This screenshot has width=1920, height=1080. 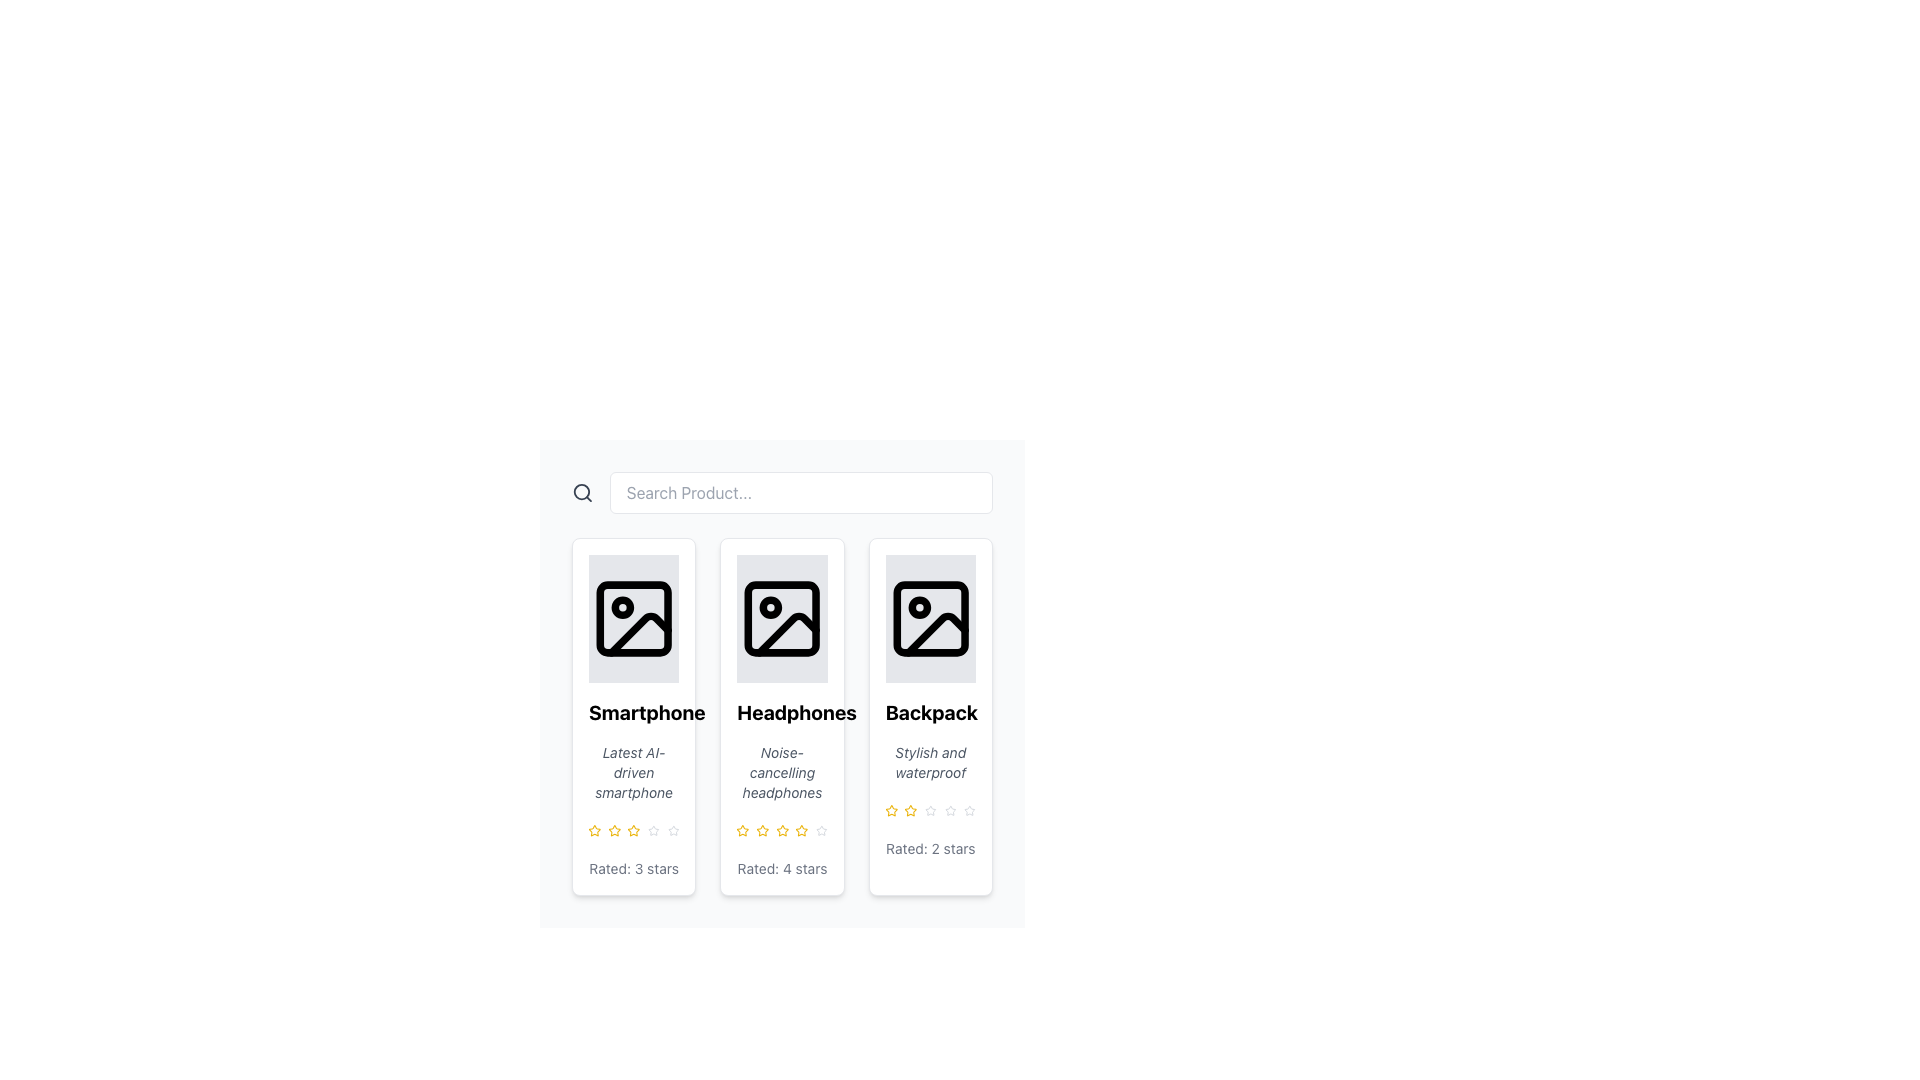 What do you see at coordinates (633, 830) in the screenshot?
I see `the third star` at bounding box center [633, 830].